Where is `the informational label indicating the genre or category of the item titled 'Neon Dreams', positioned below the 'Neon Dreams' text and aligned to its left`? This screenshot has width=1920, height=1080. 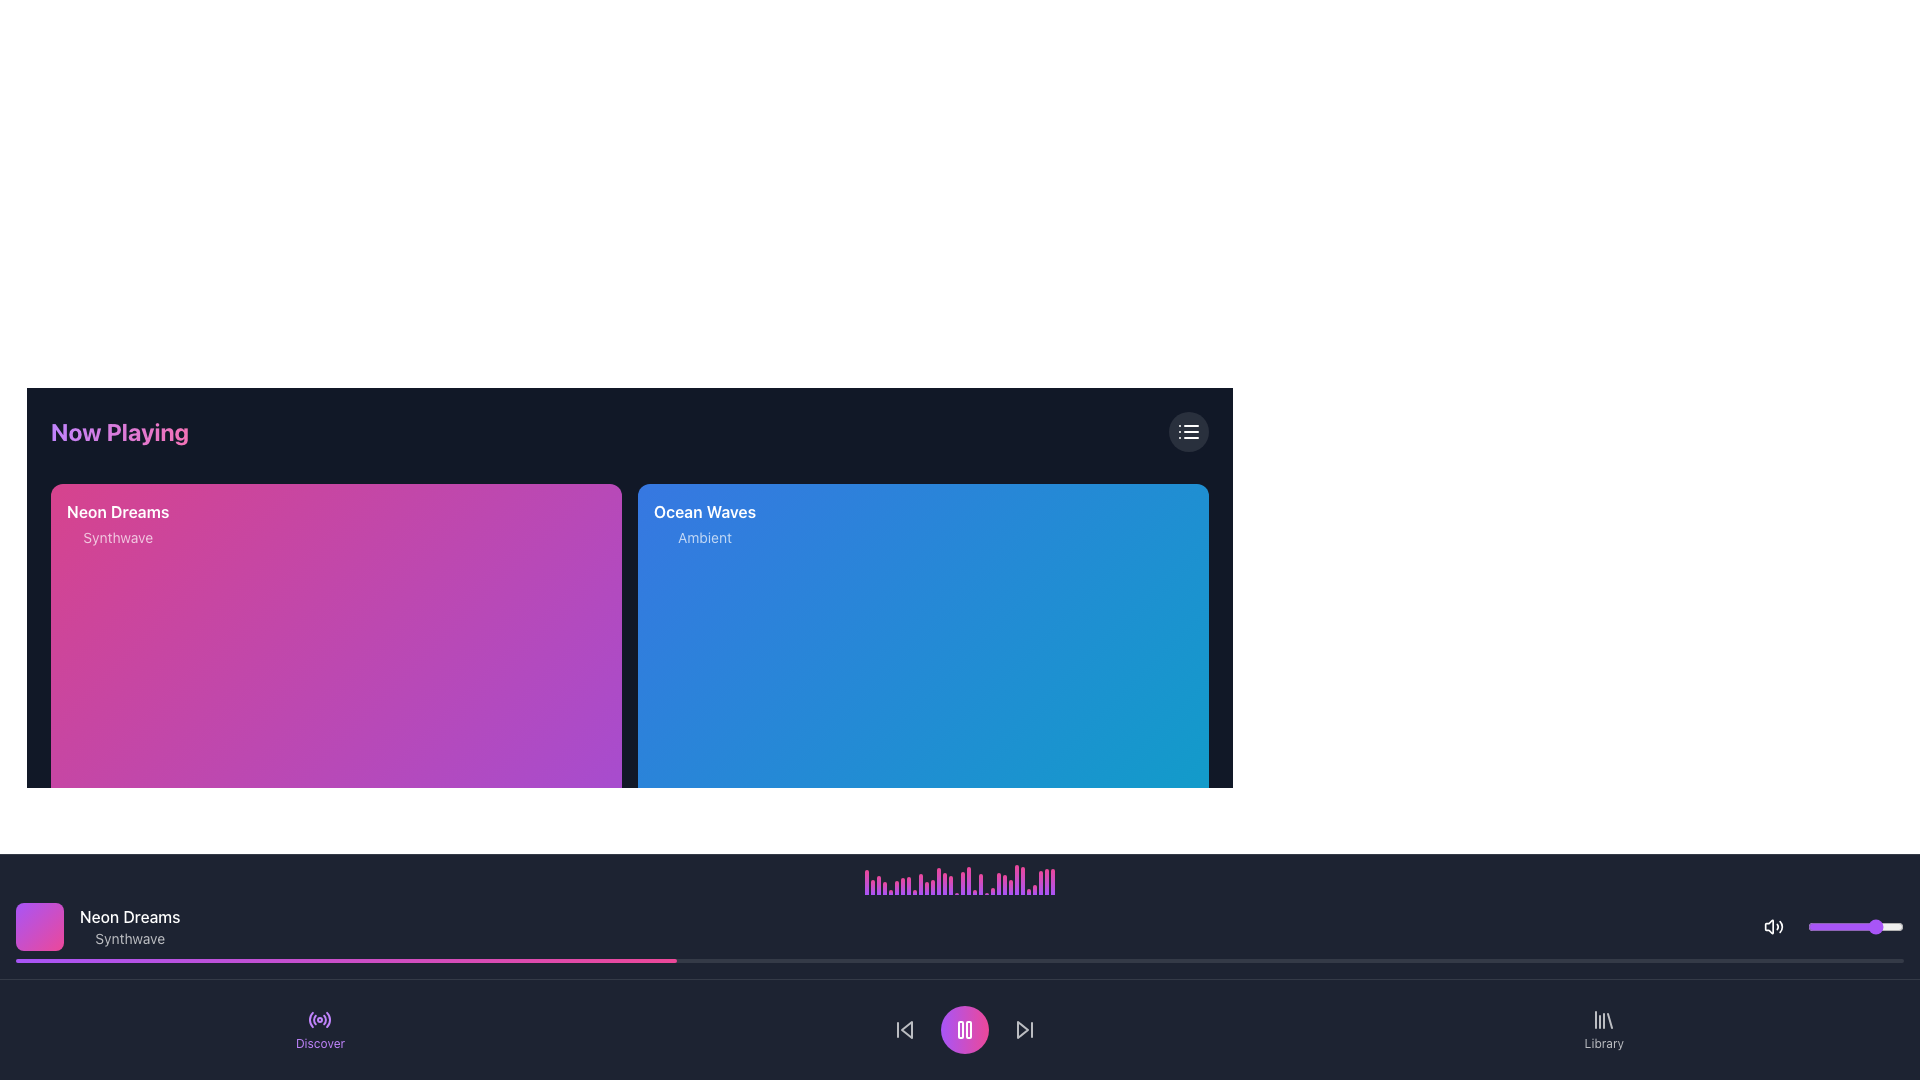
the informational label indicating the genre or category of the item titled 'Neon Dreams', positioned below the 'Neon Dreams' text and aligned to its left is located at coordinates (117, 536).